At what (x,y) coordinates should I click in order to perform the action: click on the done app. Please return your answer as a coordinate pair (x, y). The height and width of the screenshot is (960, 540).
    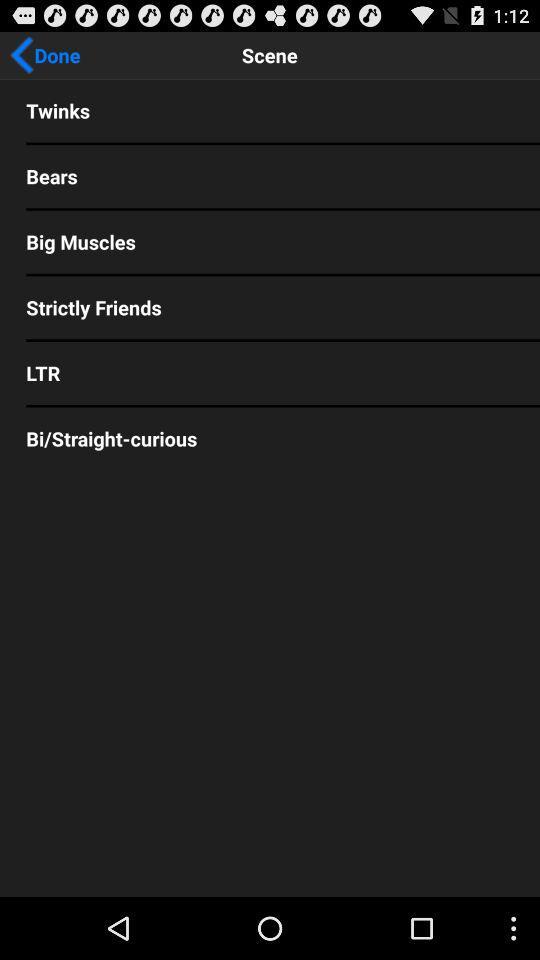
    Looking at the image, I should click on (44, 54).